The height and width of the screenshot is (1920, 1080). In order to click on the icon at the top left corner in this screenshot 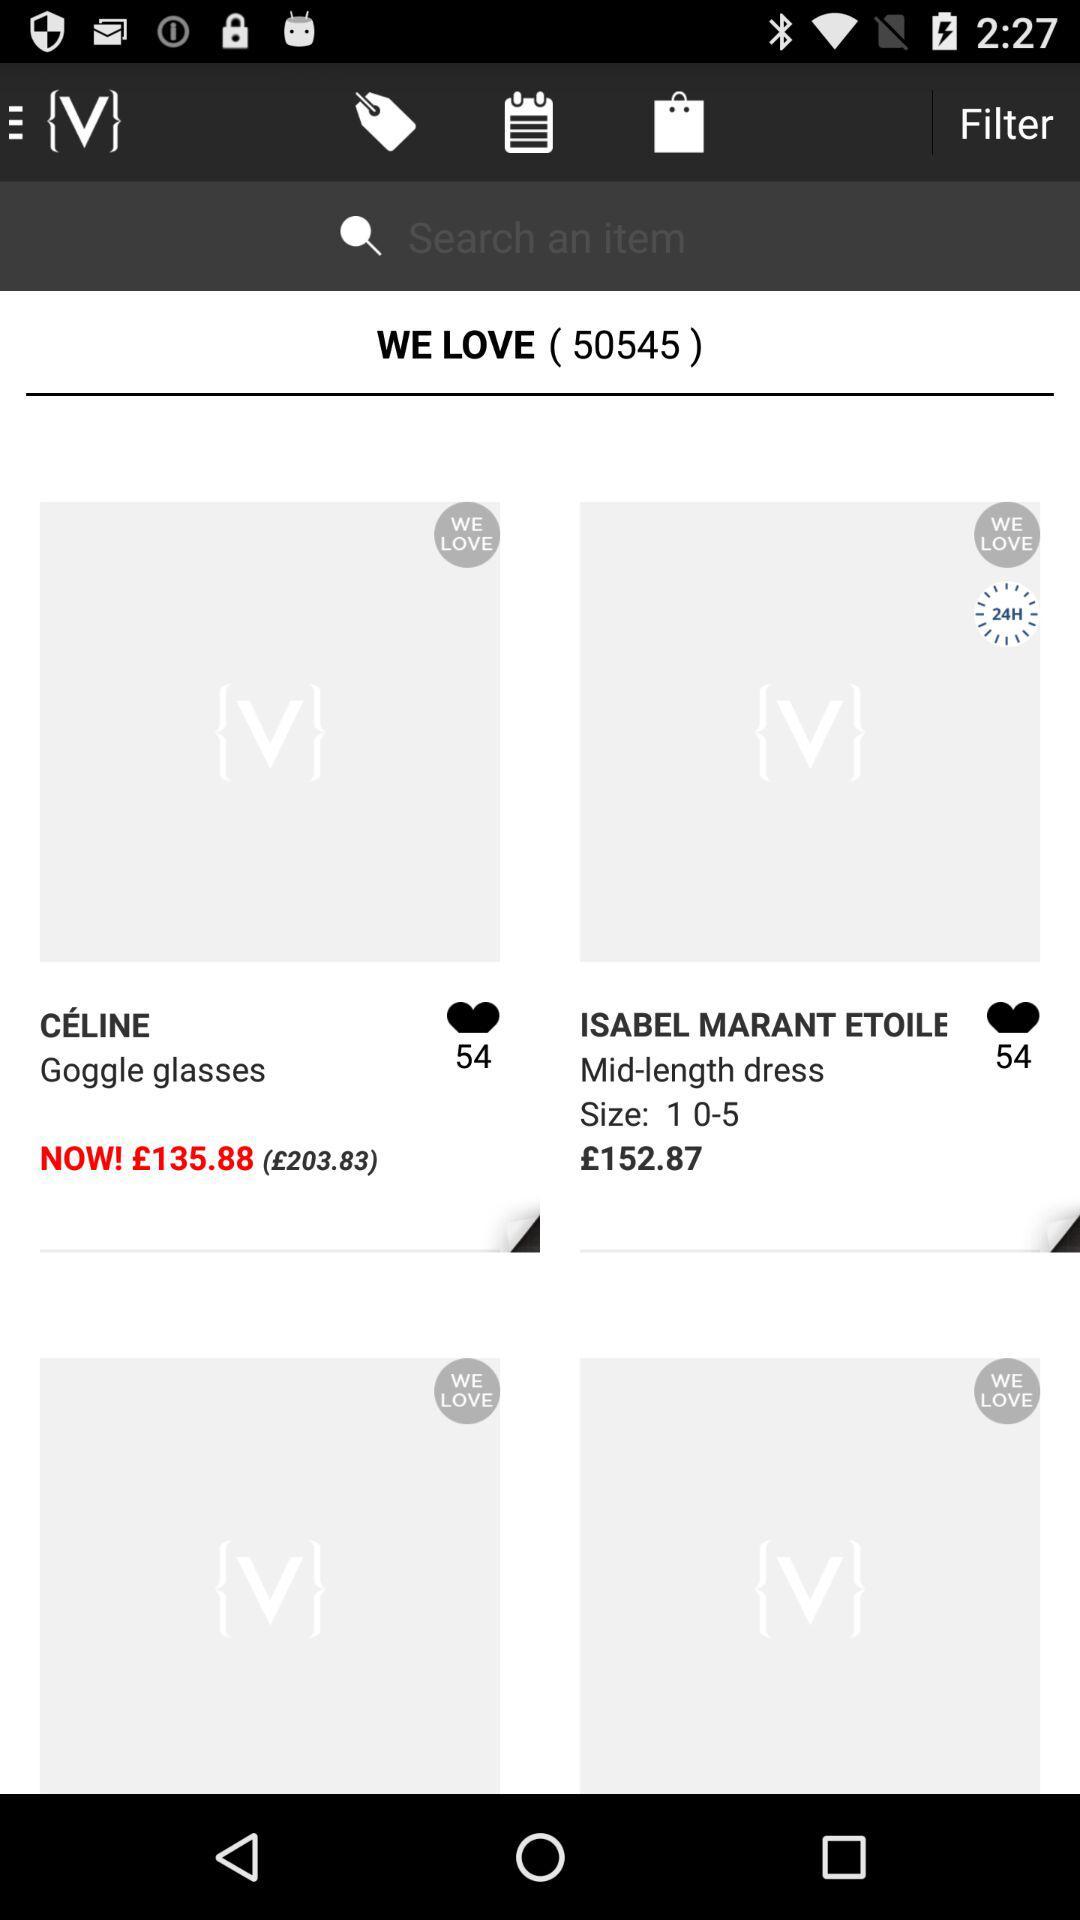, I will do `click(67, 121)`.